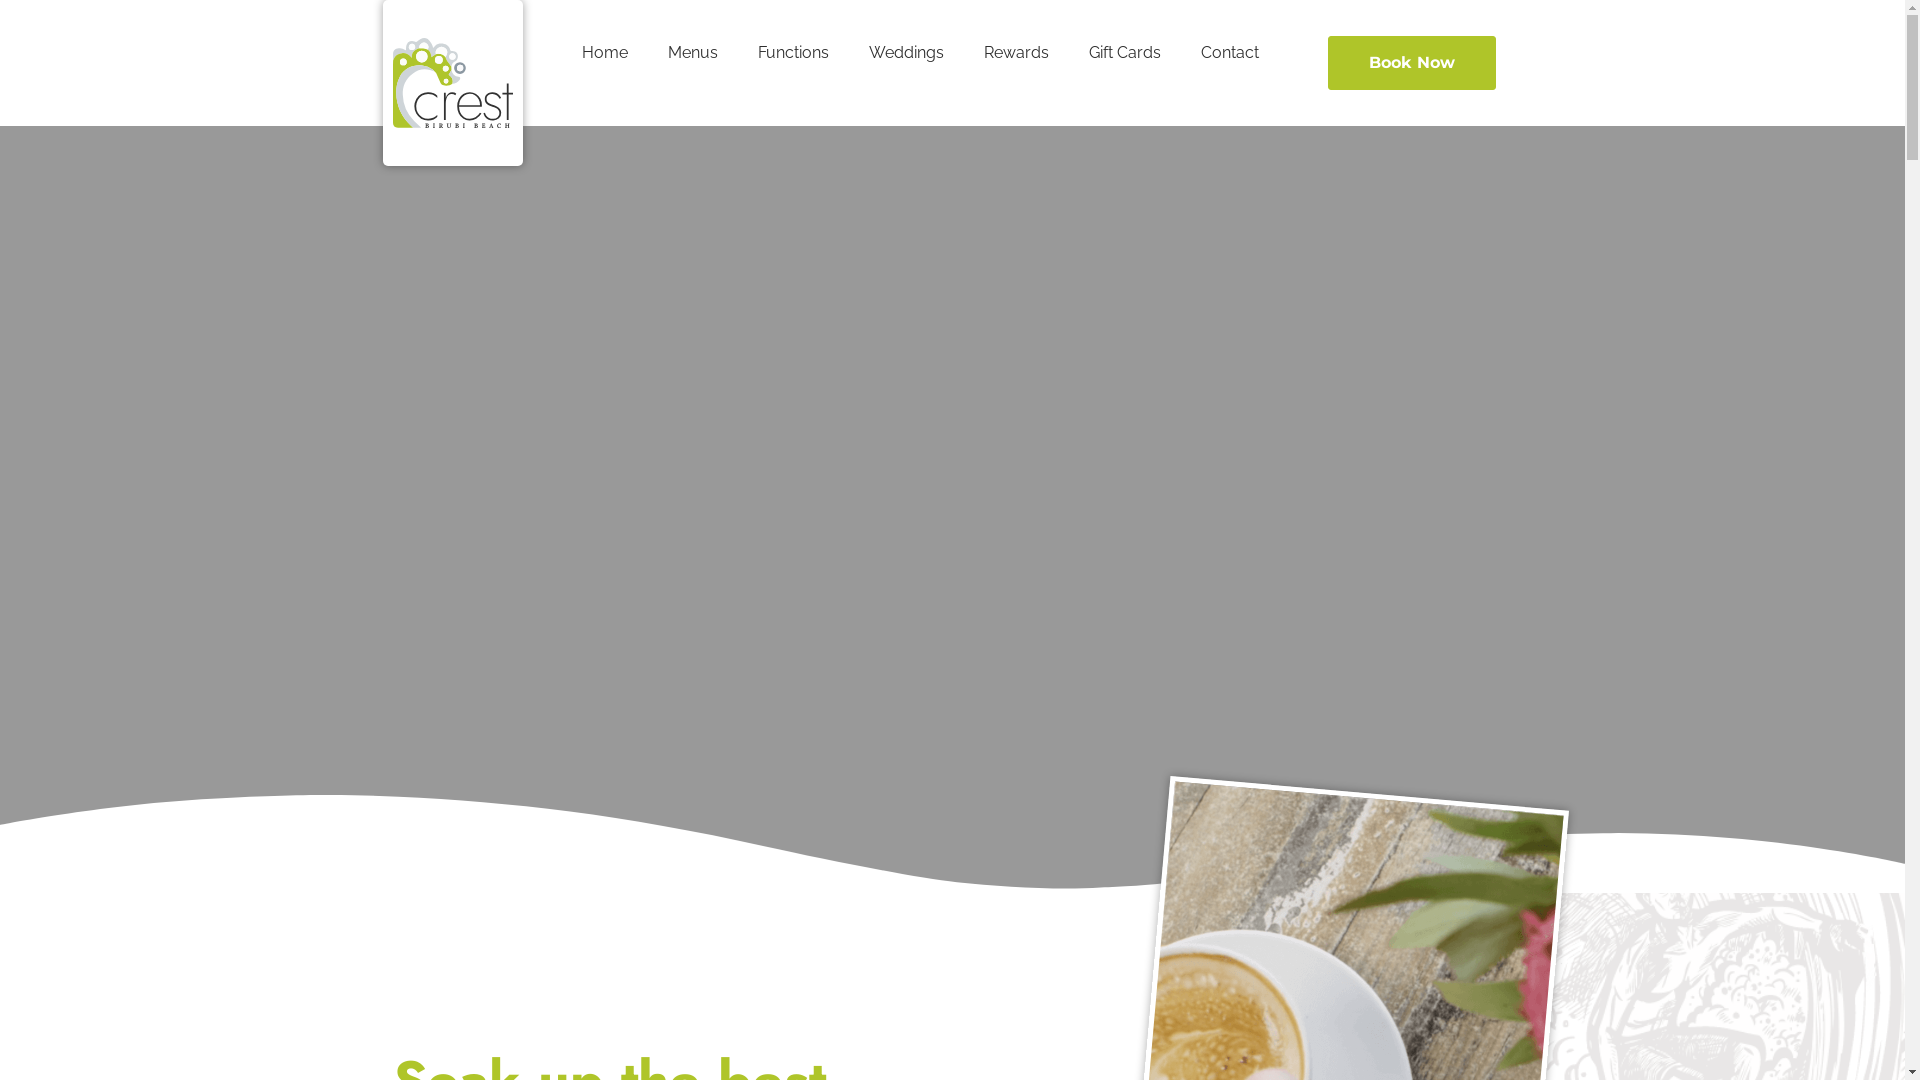 The image size is (1920, 1080). I want to click on 'Home', so click(603, 52).